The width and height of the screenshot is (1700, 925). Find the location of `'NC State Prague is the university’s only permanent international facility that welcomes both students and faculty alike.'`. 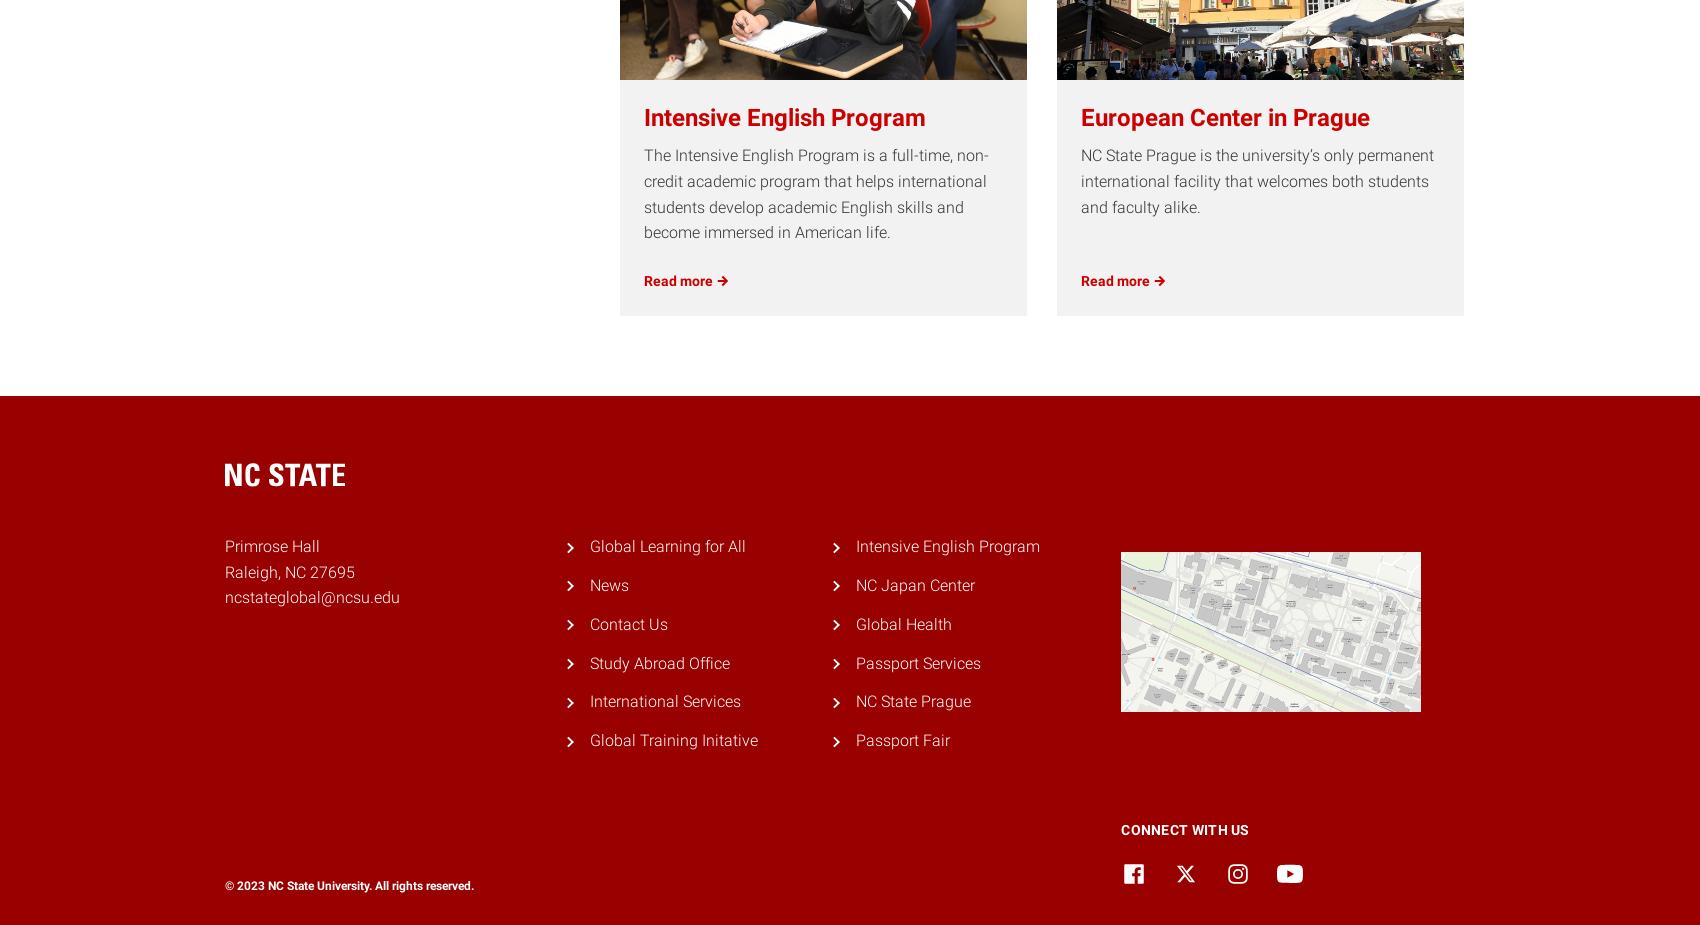

'NC State Prague is the university’s only permanent international facility that welcomes both students and faculty alike.' is located at coordinates (1256, 180).